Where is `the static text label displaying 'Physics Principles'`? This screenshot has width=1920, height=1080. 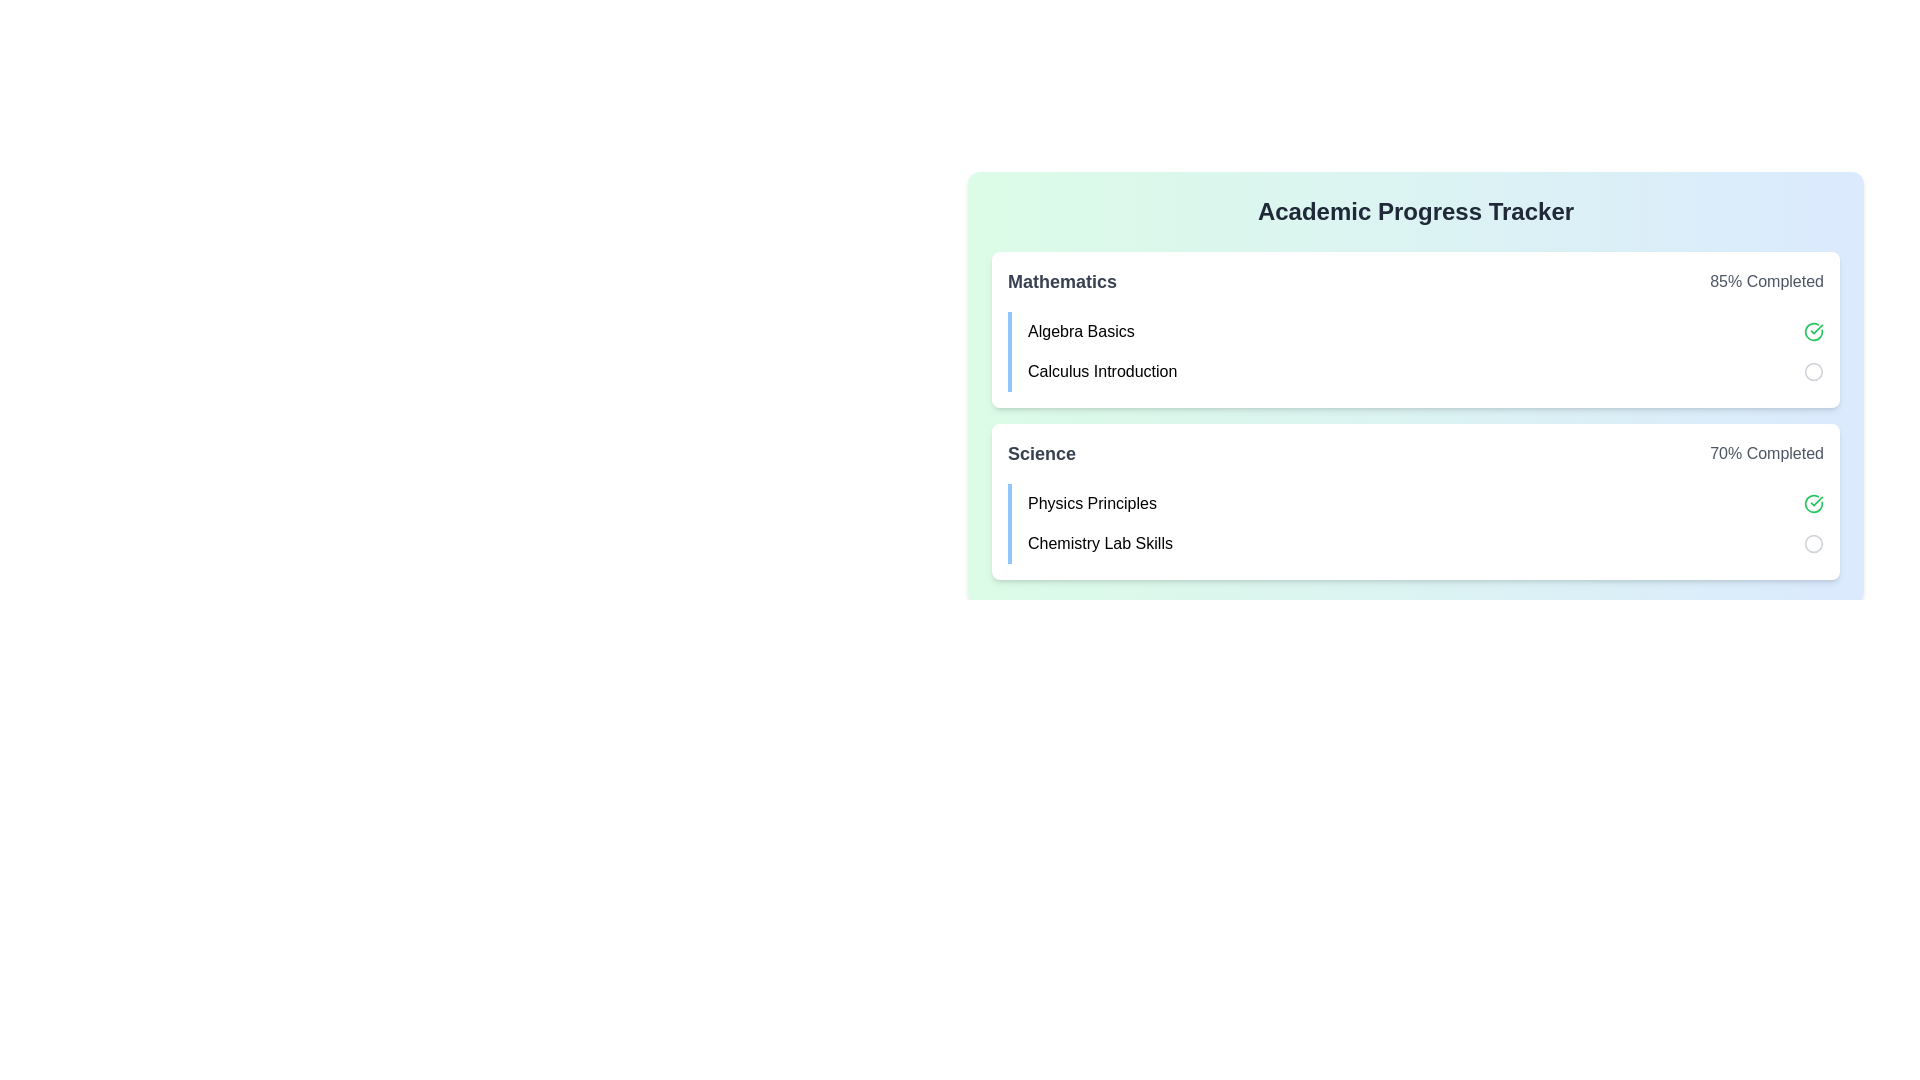
the static text label displaying 'Physics Principles' is located at coordinates (1091, 503).